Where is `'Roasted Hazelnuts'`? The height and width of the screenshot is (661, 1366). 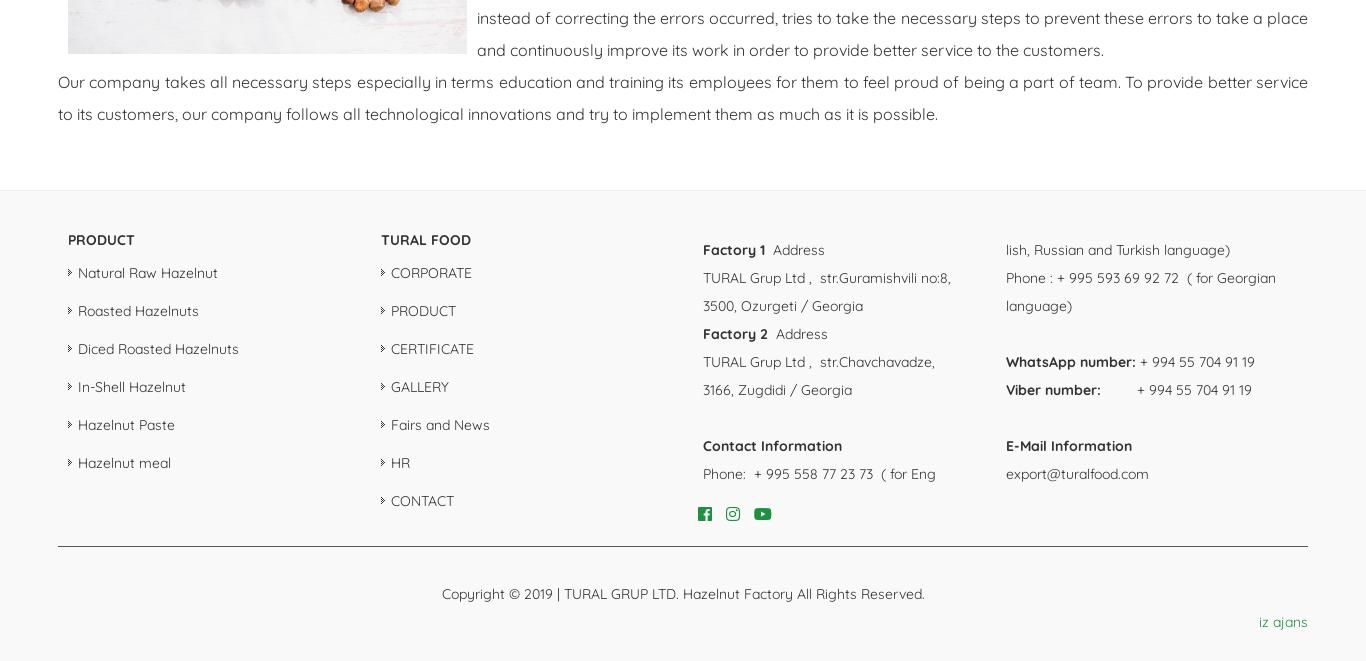
'Roasted Hazelnuts' is located at coordinates (77, 311).